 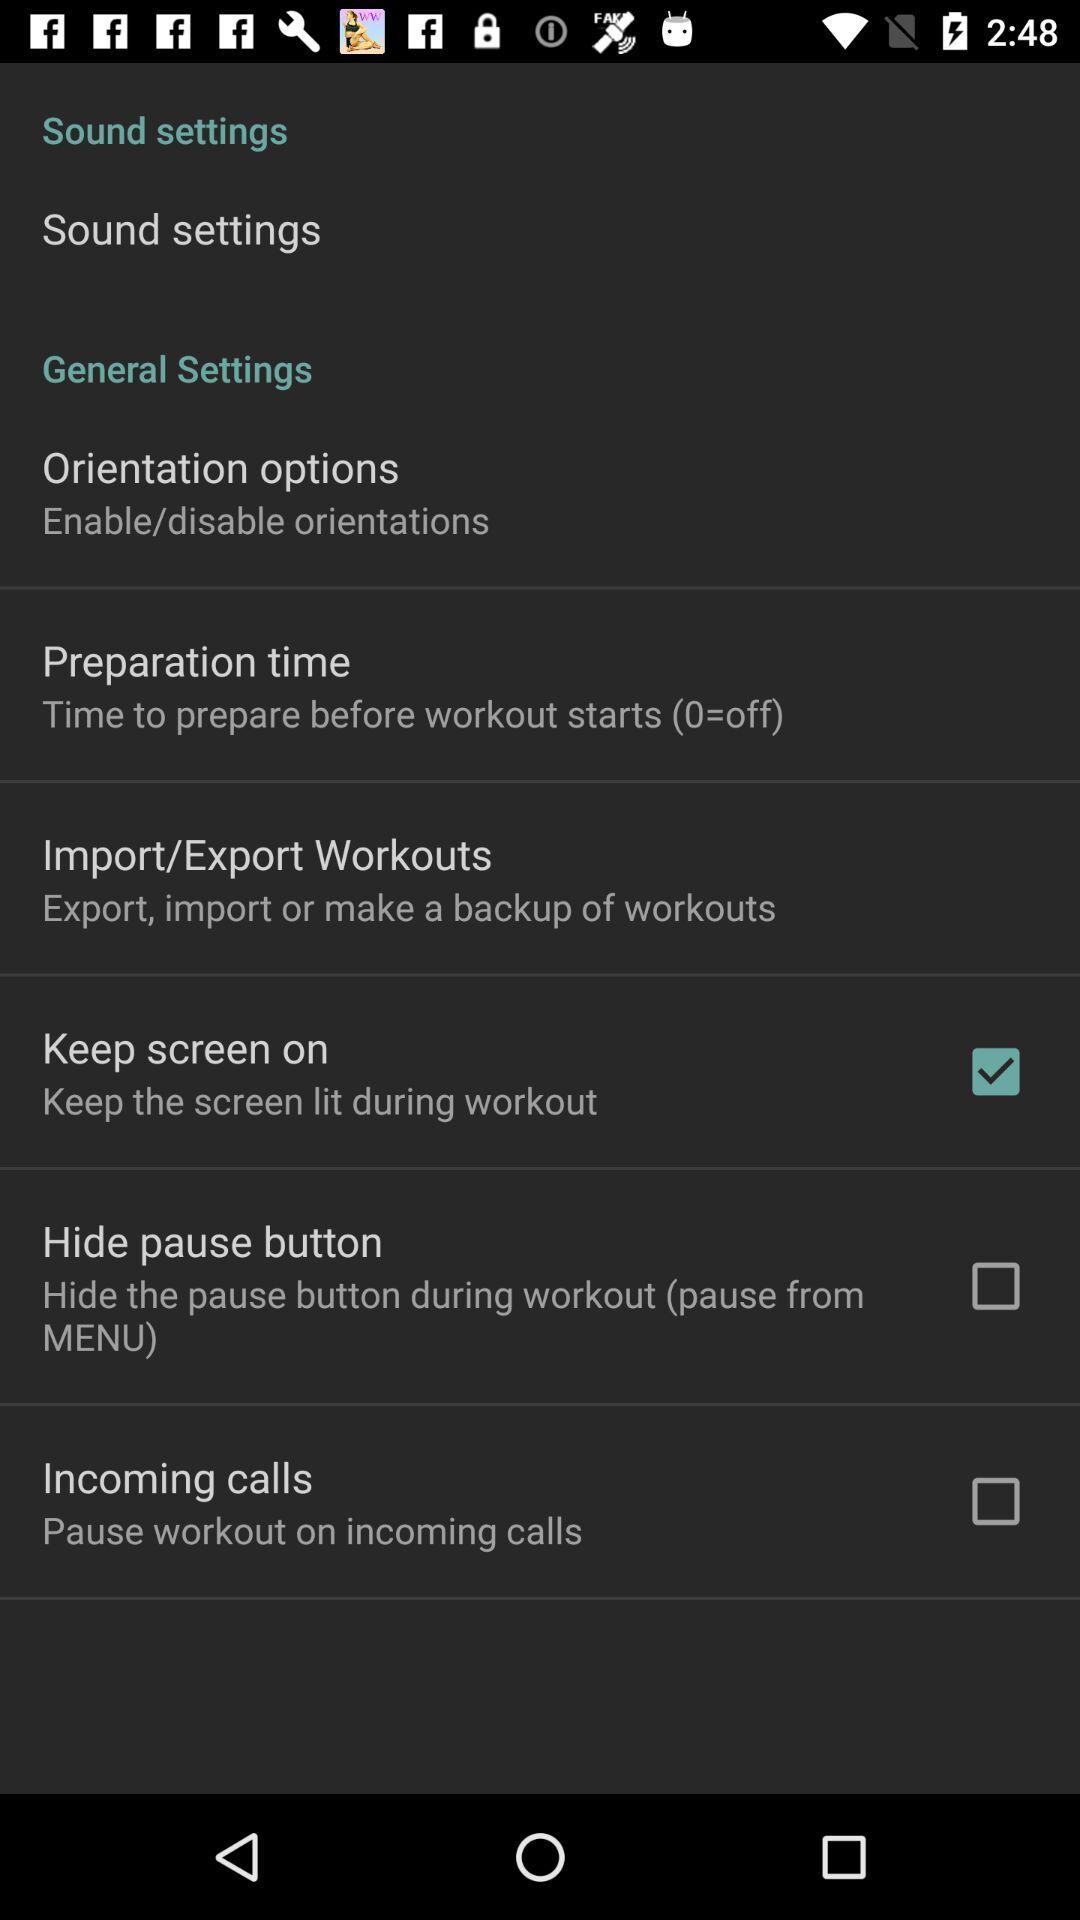 What do you see at coordinates (412, 713) in the screenshot?
I see `the icon above the import/export workouts icon` at bounding box center [412, 713].